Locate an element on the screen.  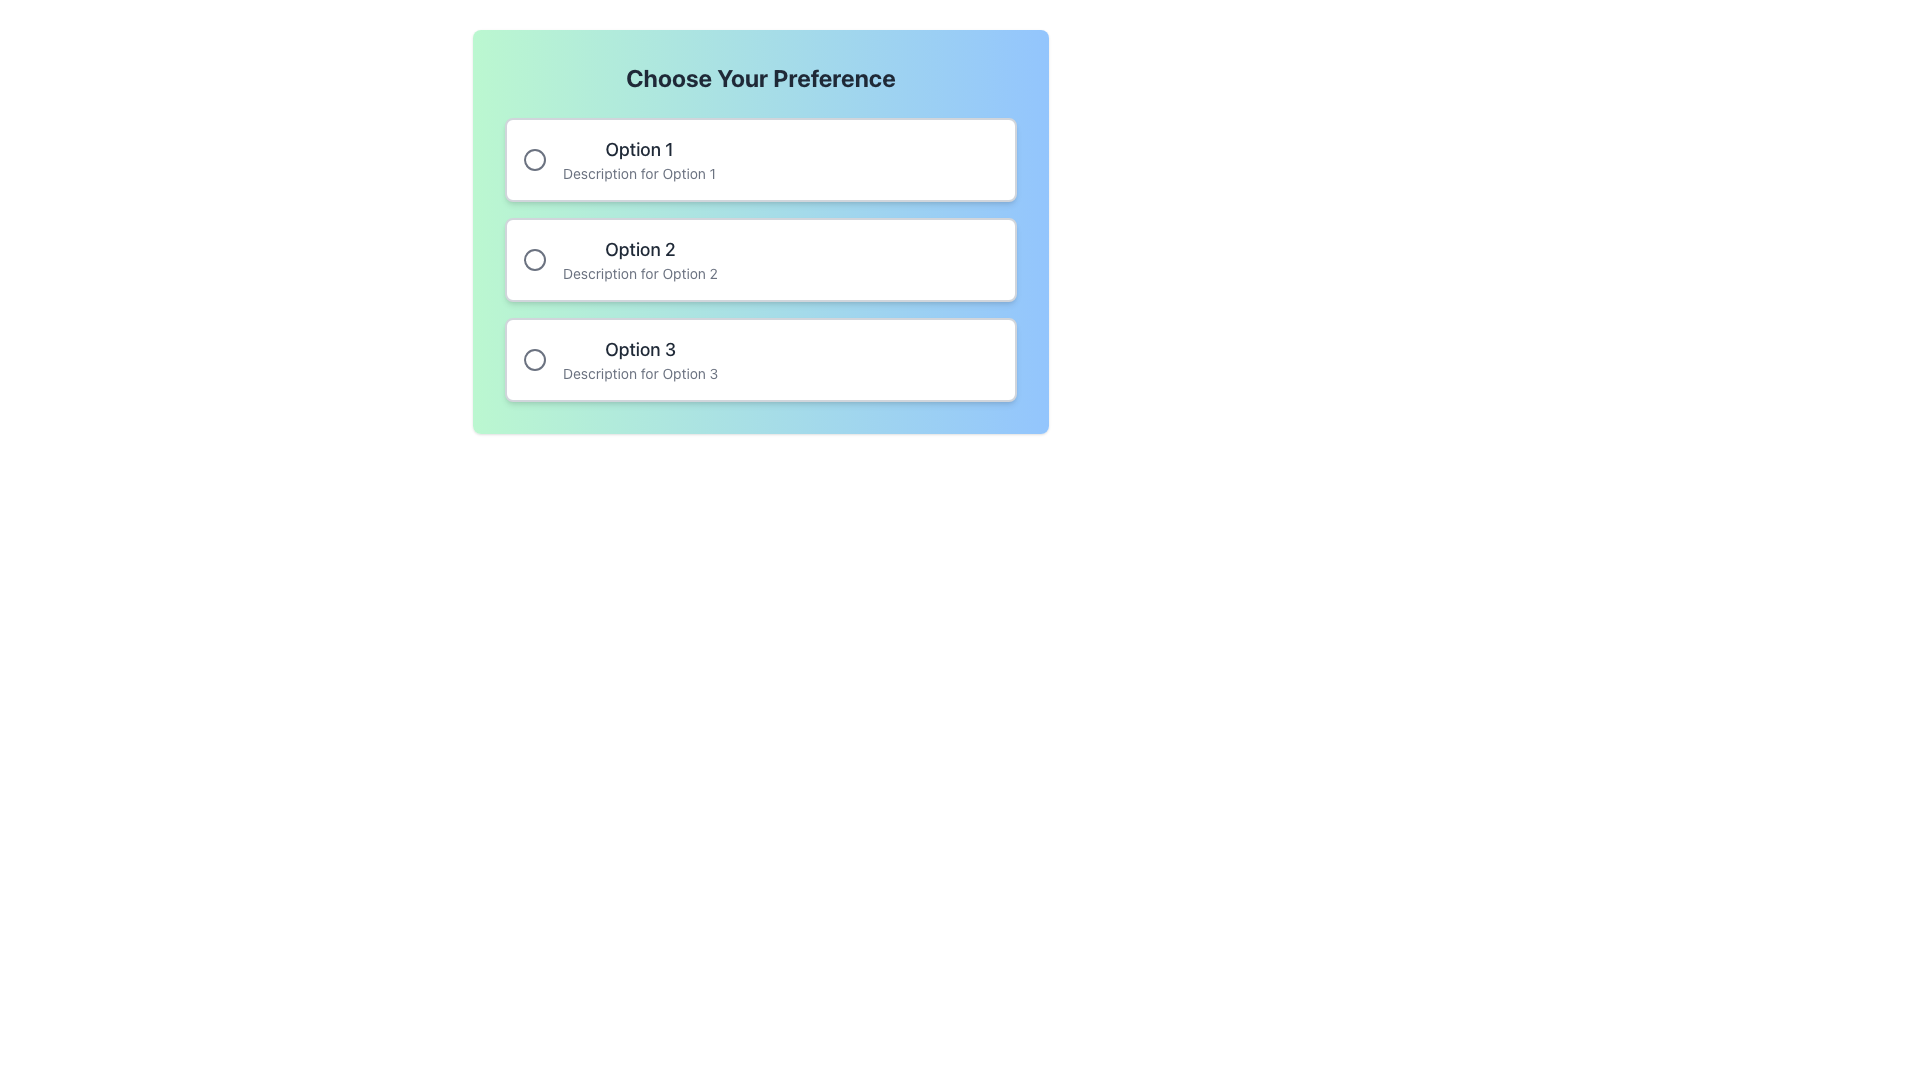
the graphical element (circle) located in the third row labeled 'Option 3', positioned towards the left side of the row, integrated into an icon area is located at coordinates (534, 358).